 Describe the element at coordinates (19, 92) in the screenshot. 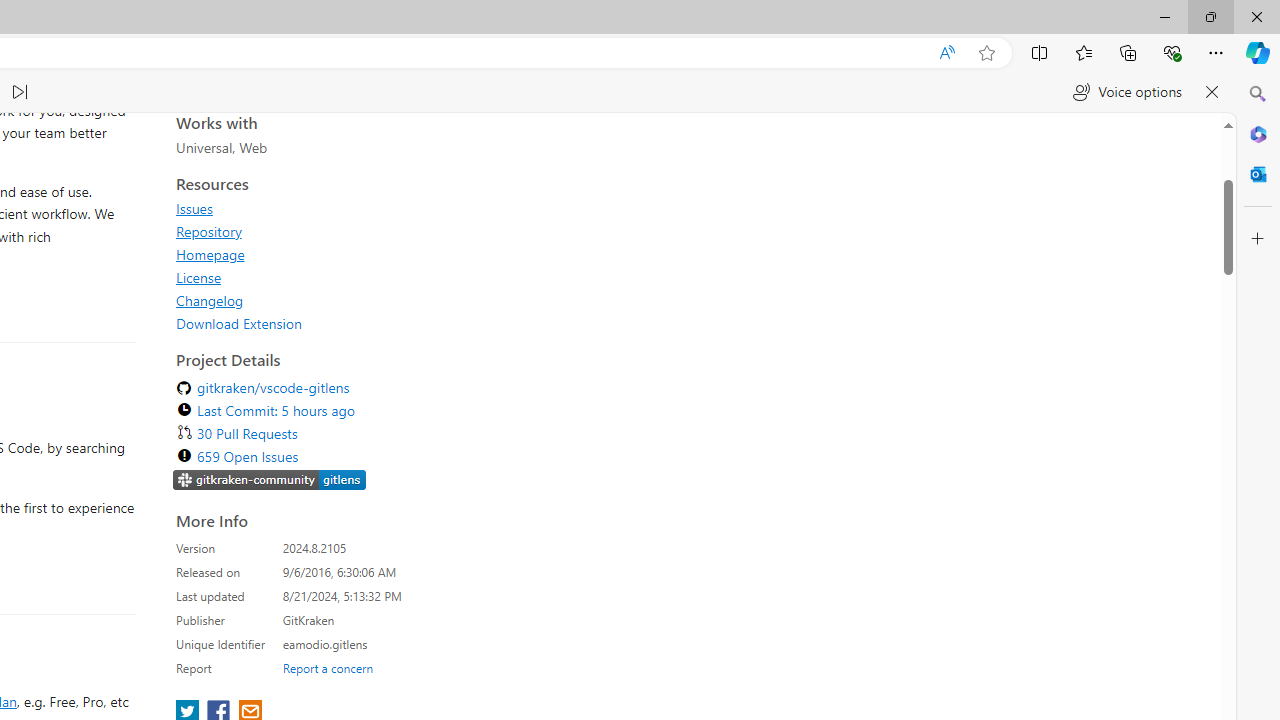

I see `'Read next paragraph'` at that location.